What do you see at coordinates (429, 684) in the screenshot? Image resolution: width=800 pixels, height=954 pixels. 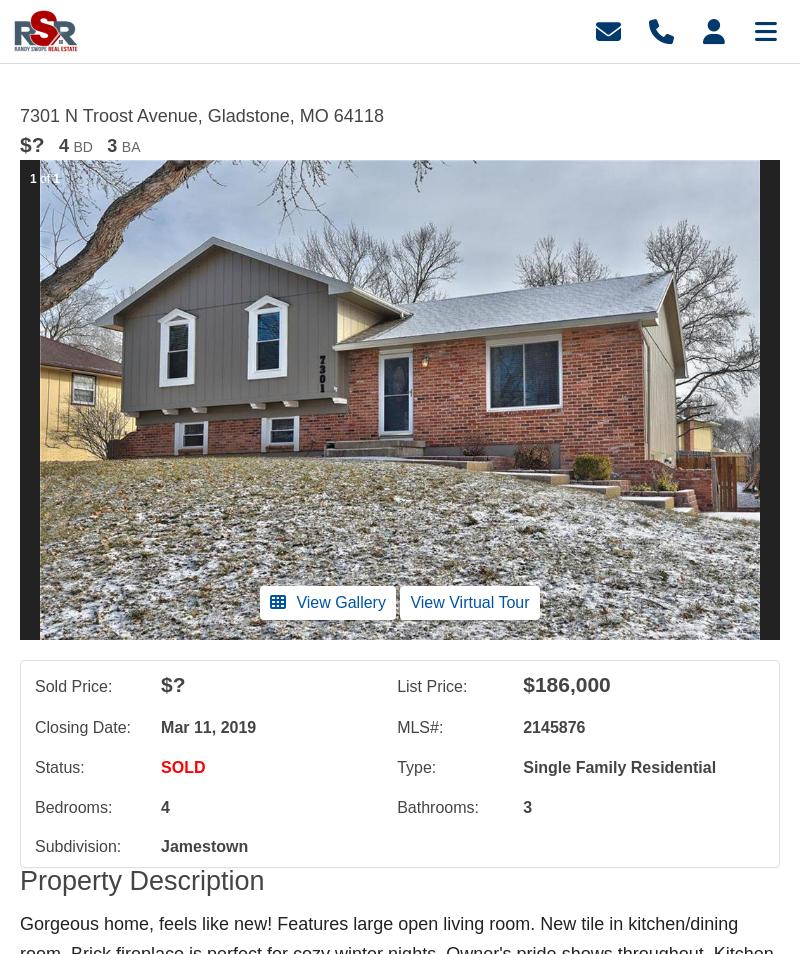 I see `'List Price'` at bounding box center [429, 684].